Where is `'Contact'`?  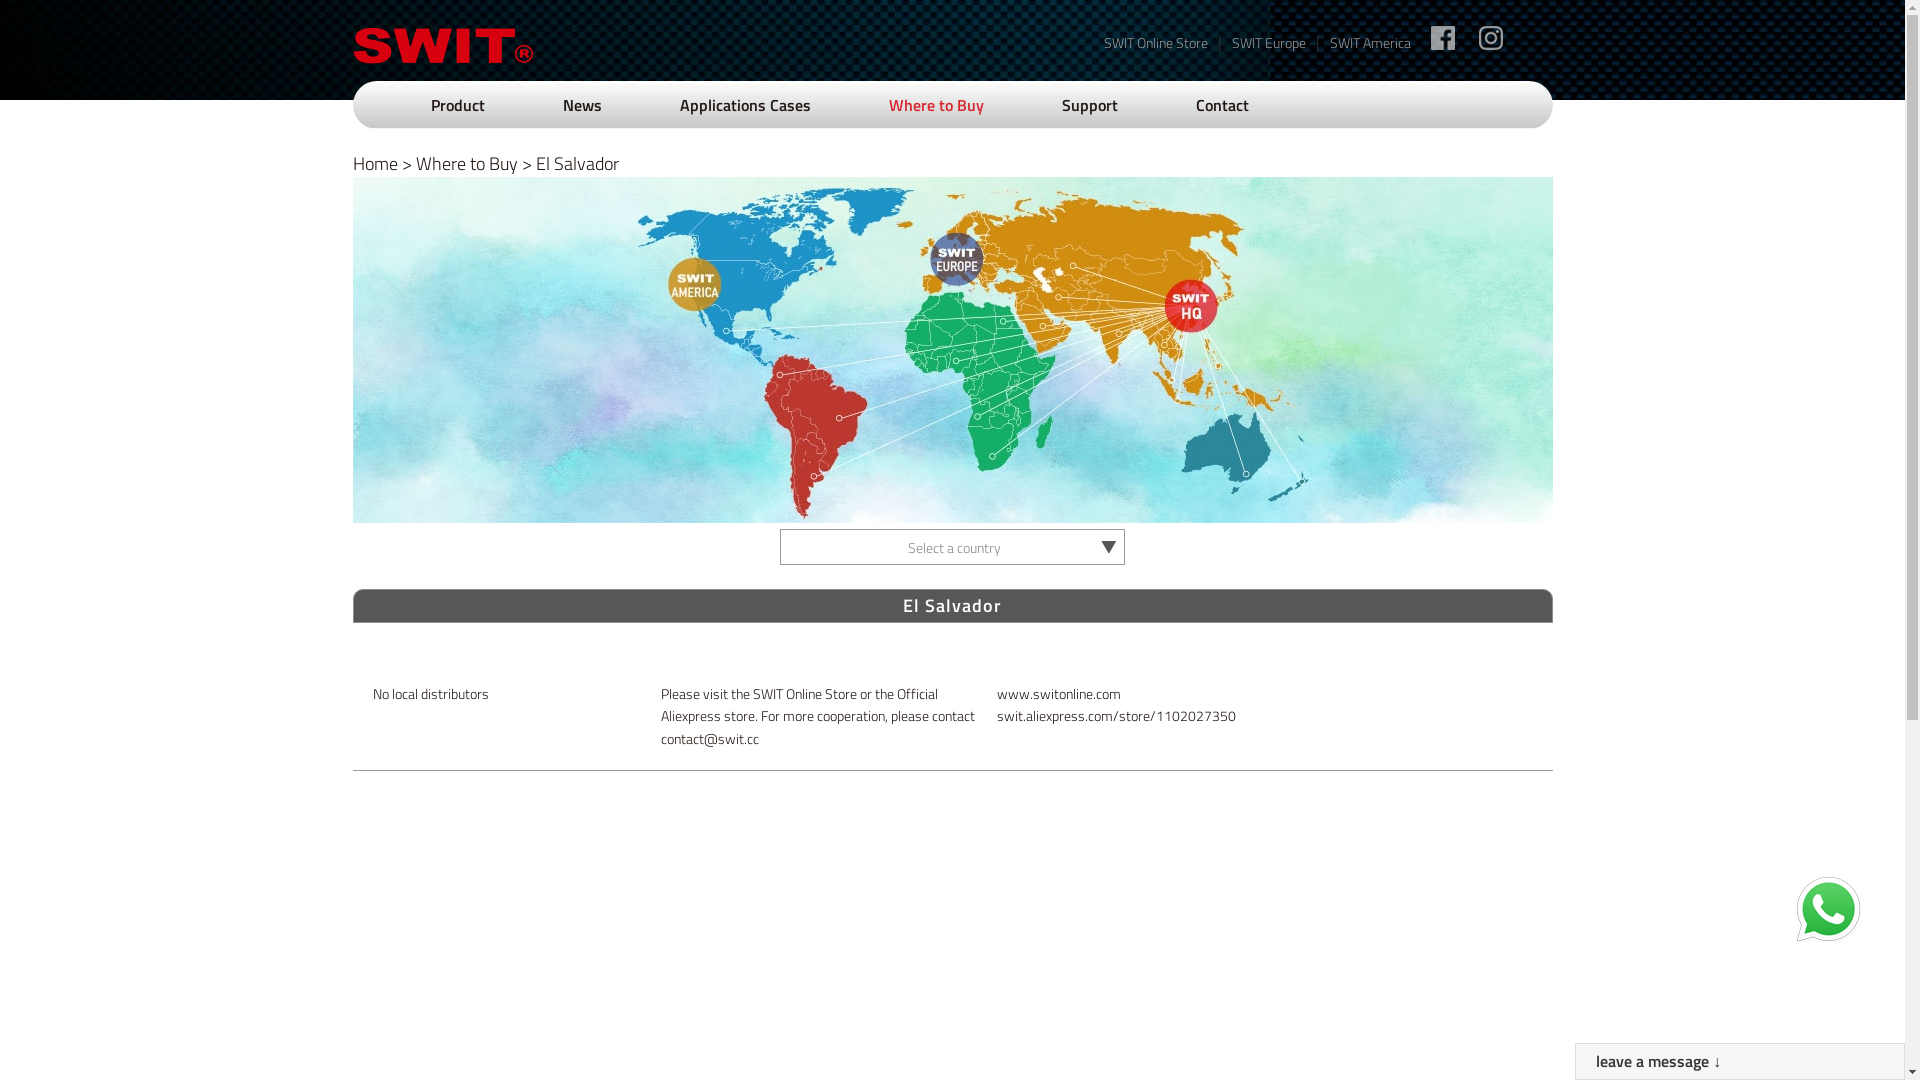 'Contact' is located at coordinates (1221, 104).